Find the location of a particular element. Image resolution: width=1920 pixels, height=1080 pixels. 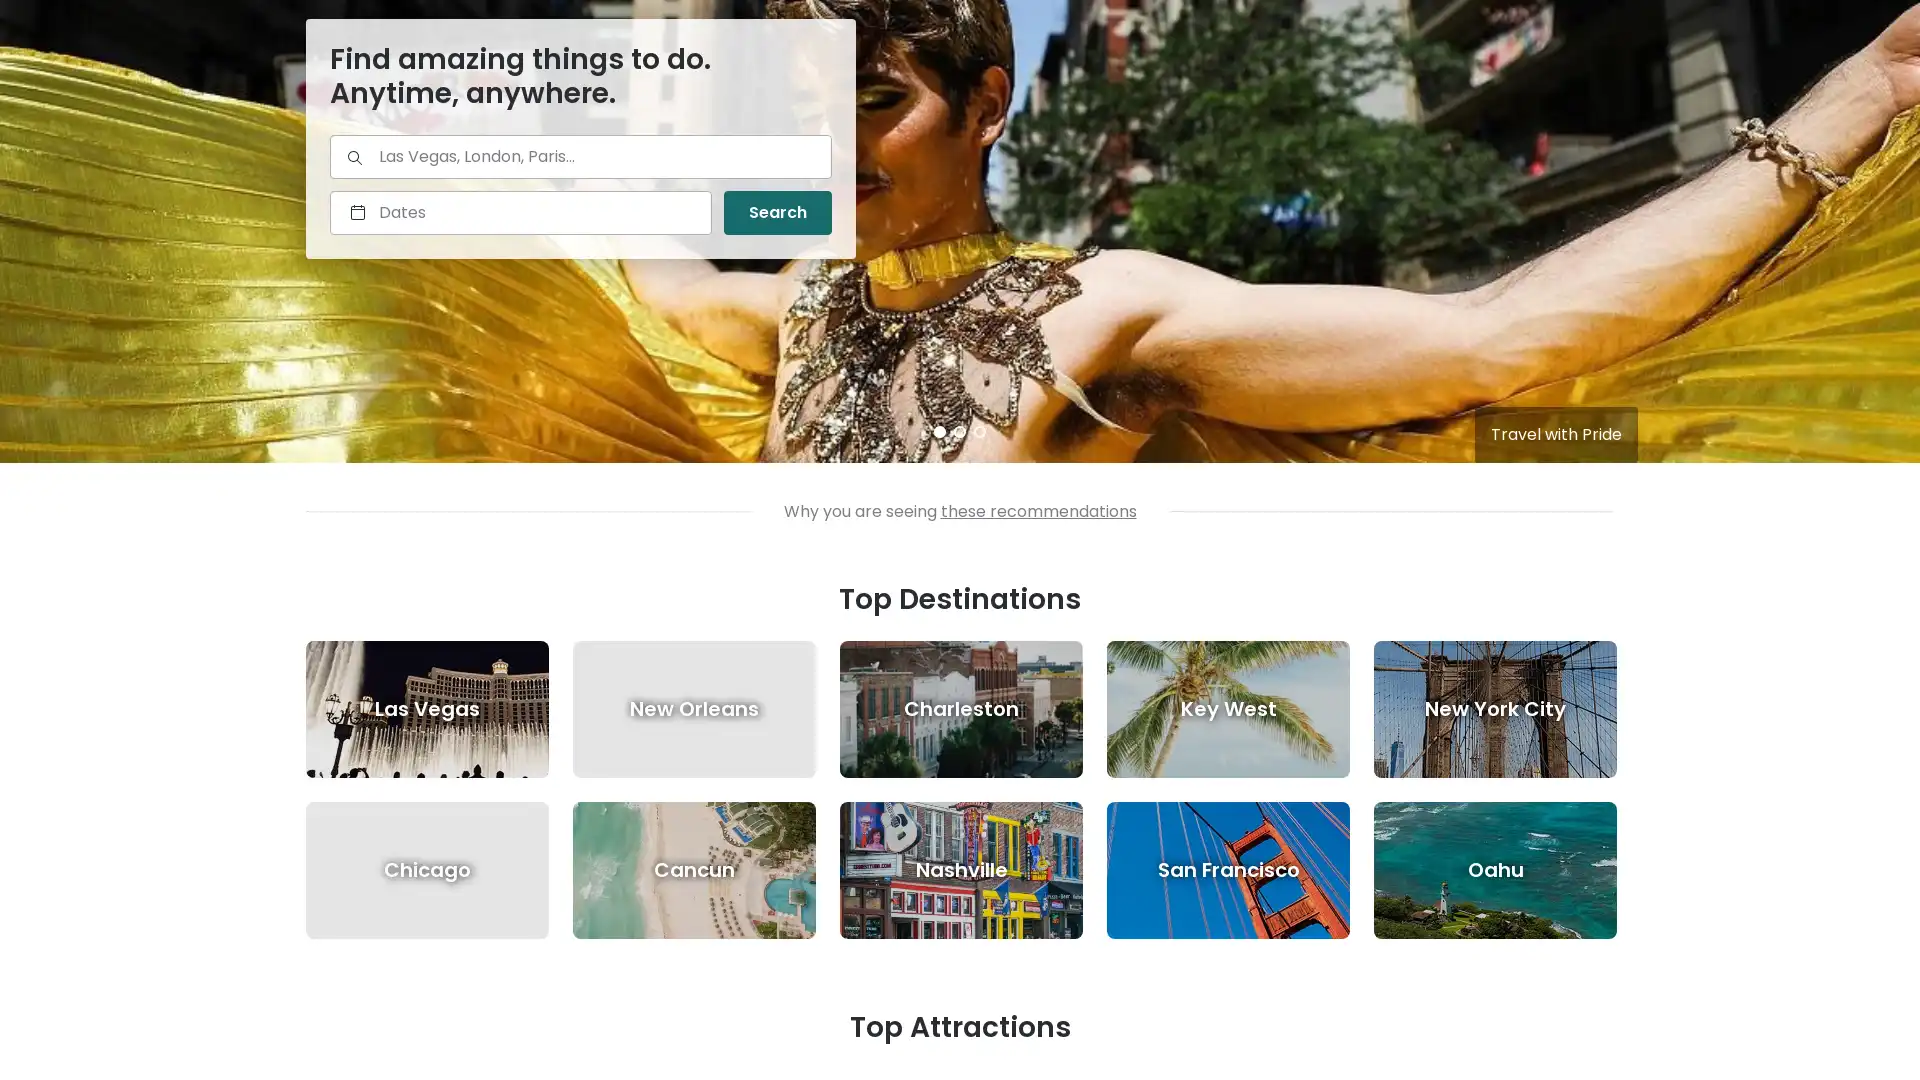

Search is located at coordinates (776, 212).